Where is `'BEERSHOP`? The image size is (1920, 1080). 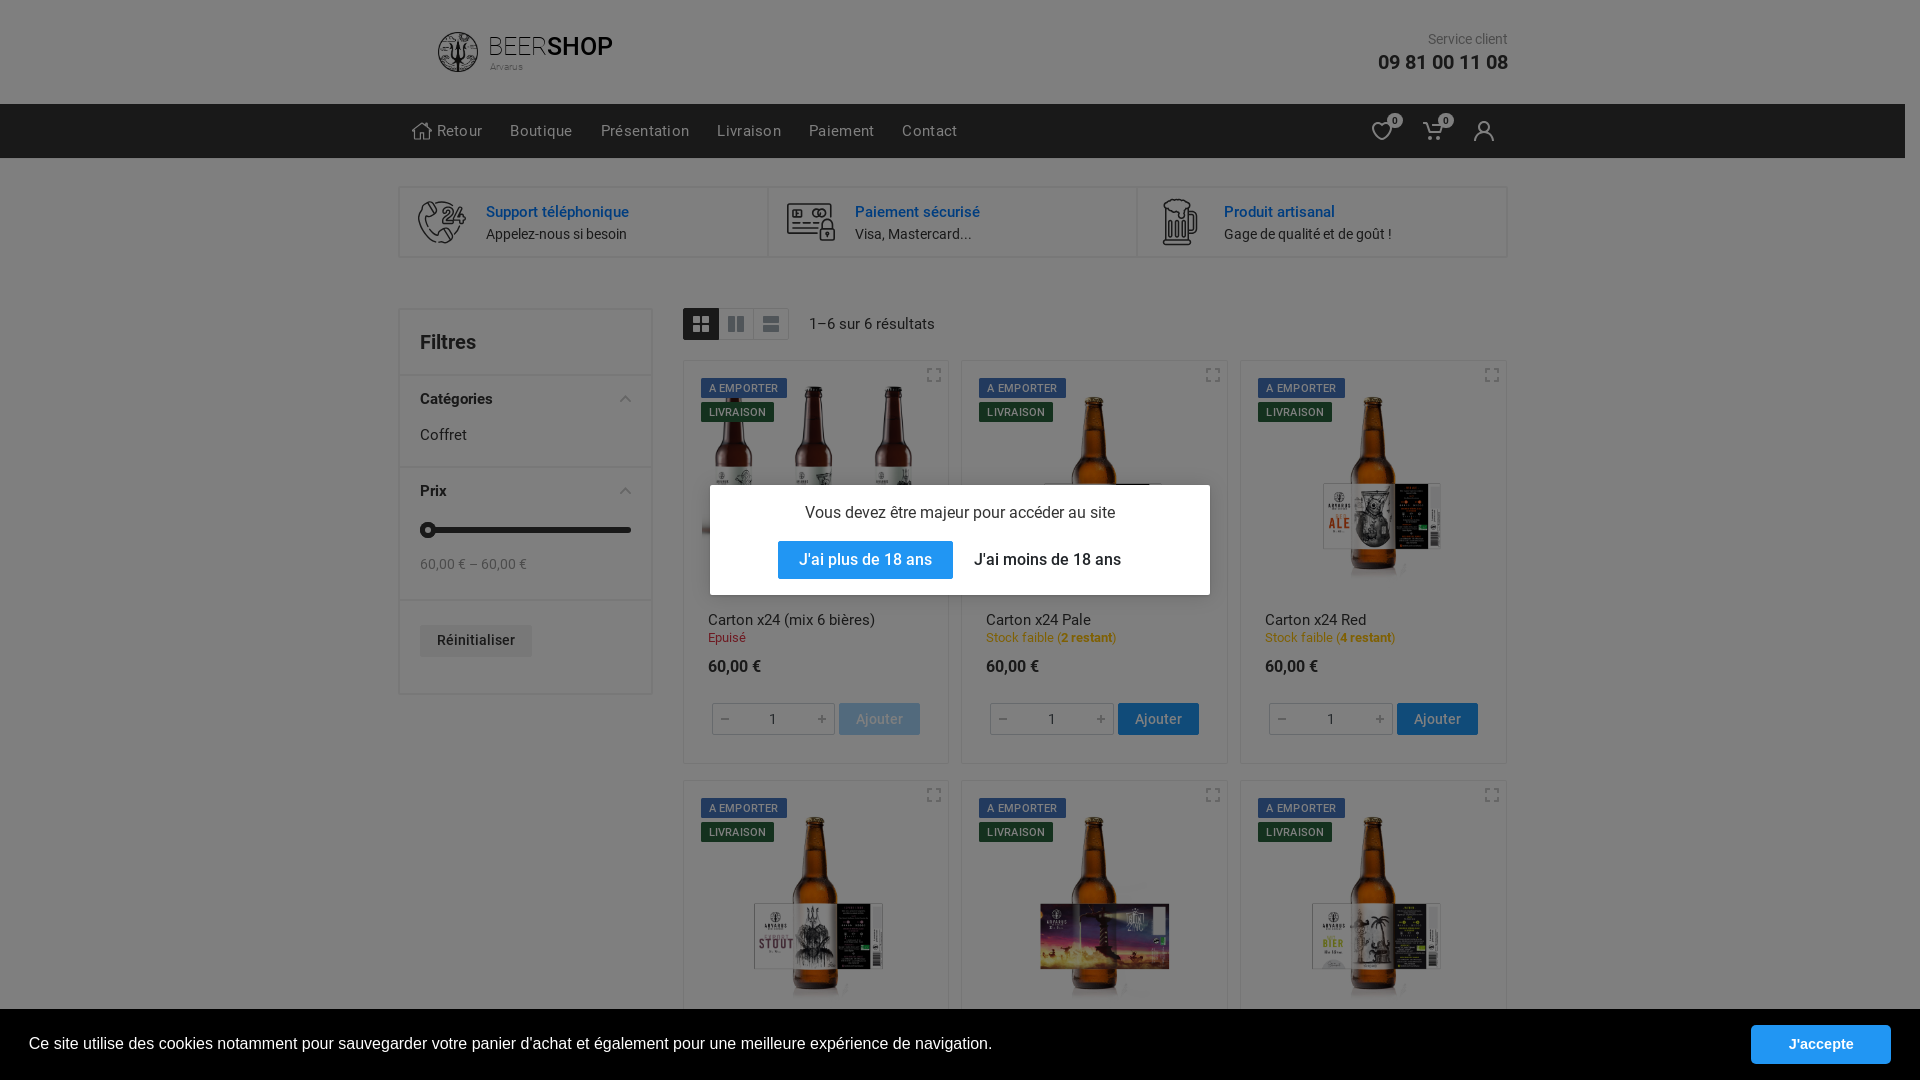
'BEERSHOP is located at coordinates (540, 50).